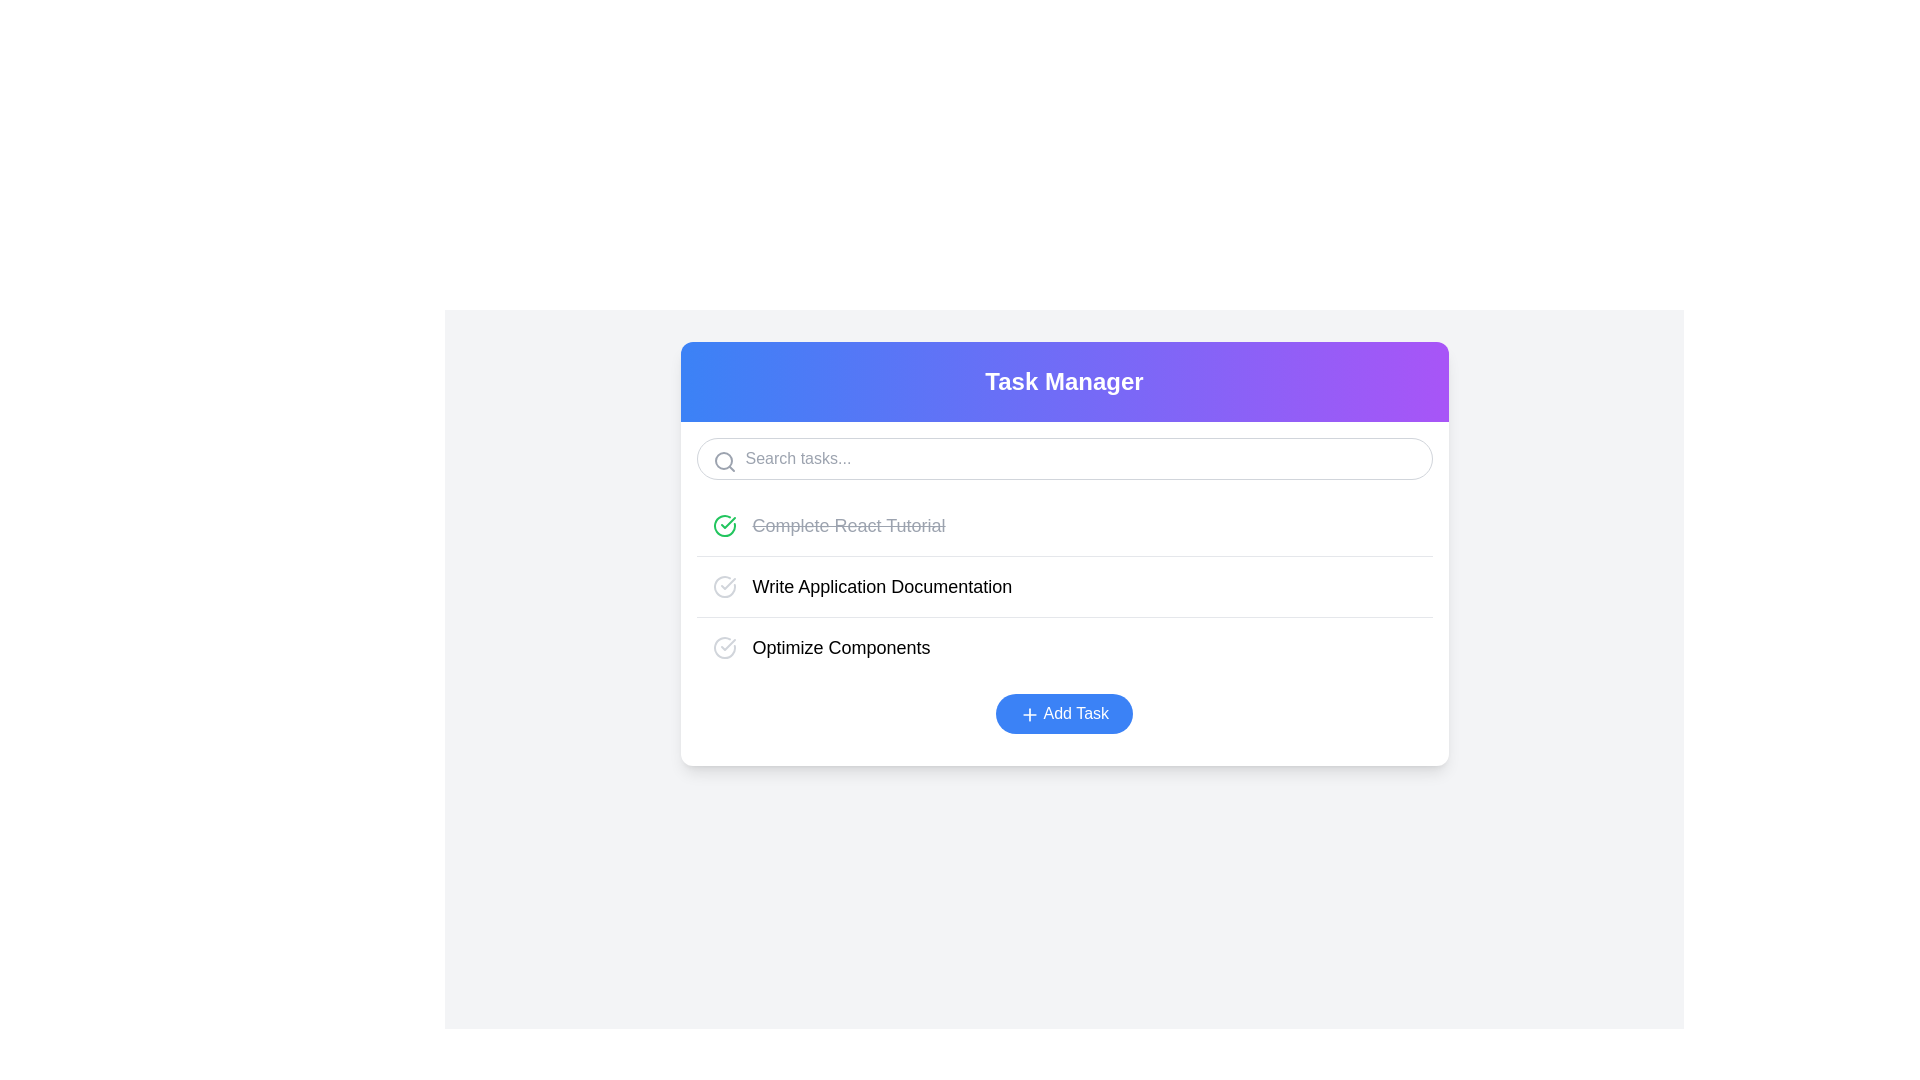  I want to click on the text label that describes the second task item in the task management list, positioned below 'Complete React Tutorial' and above 'Optimize Components', so click(862, 585).